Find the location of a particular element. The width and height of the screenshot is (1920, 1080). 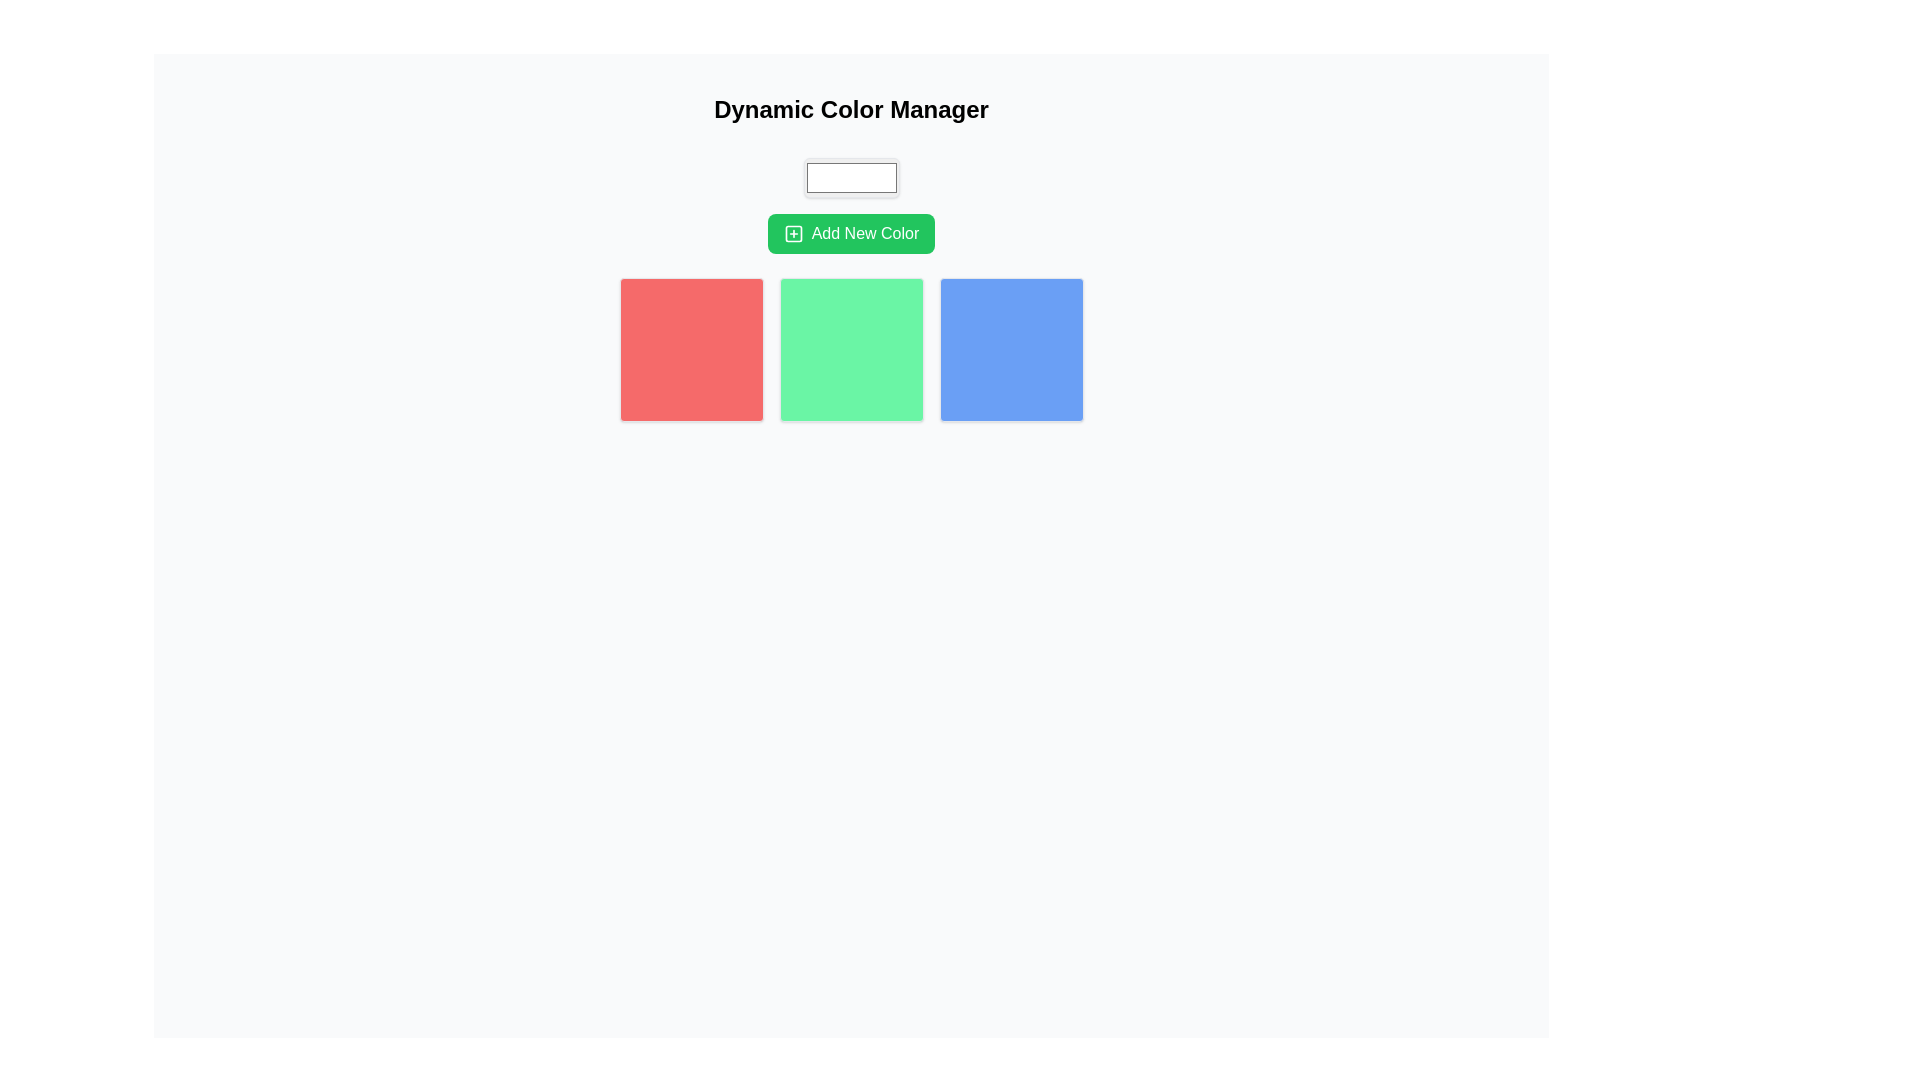

the decorative square element within the SVG icon design, which is located to the left of the 'Add New Color' label in the button is located at coordinates (792, 233).